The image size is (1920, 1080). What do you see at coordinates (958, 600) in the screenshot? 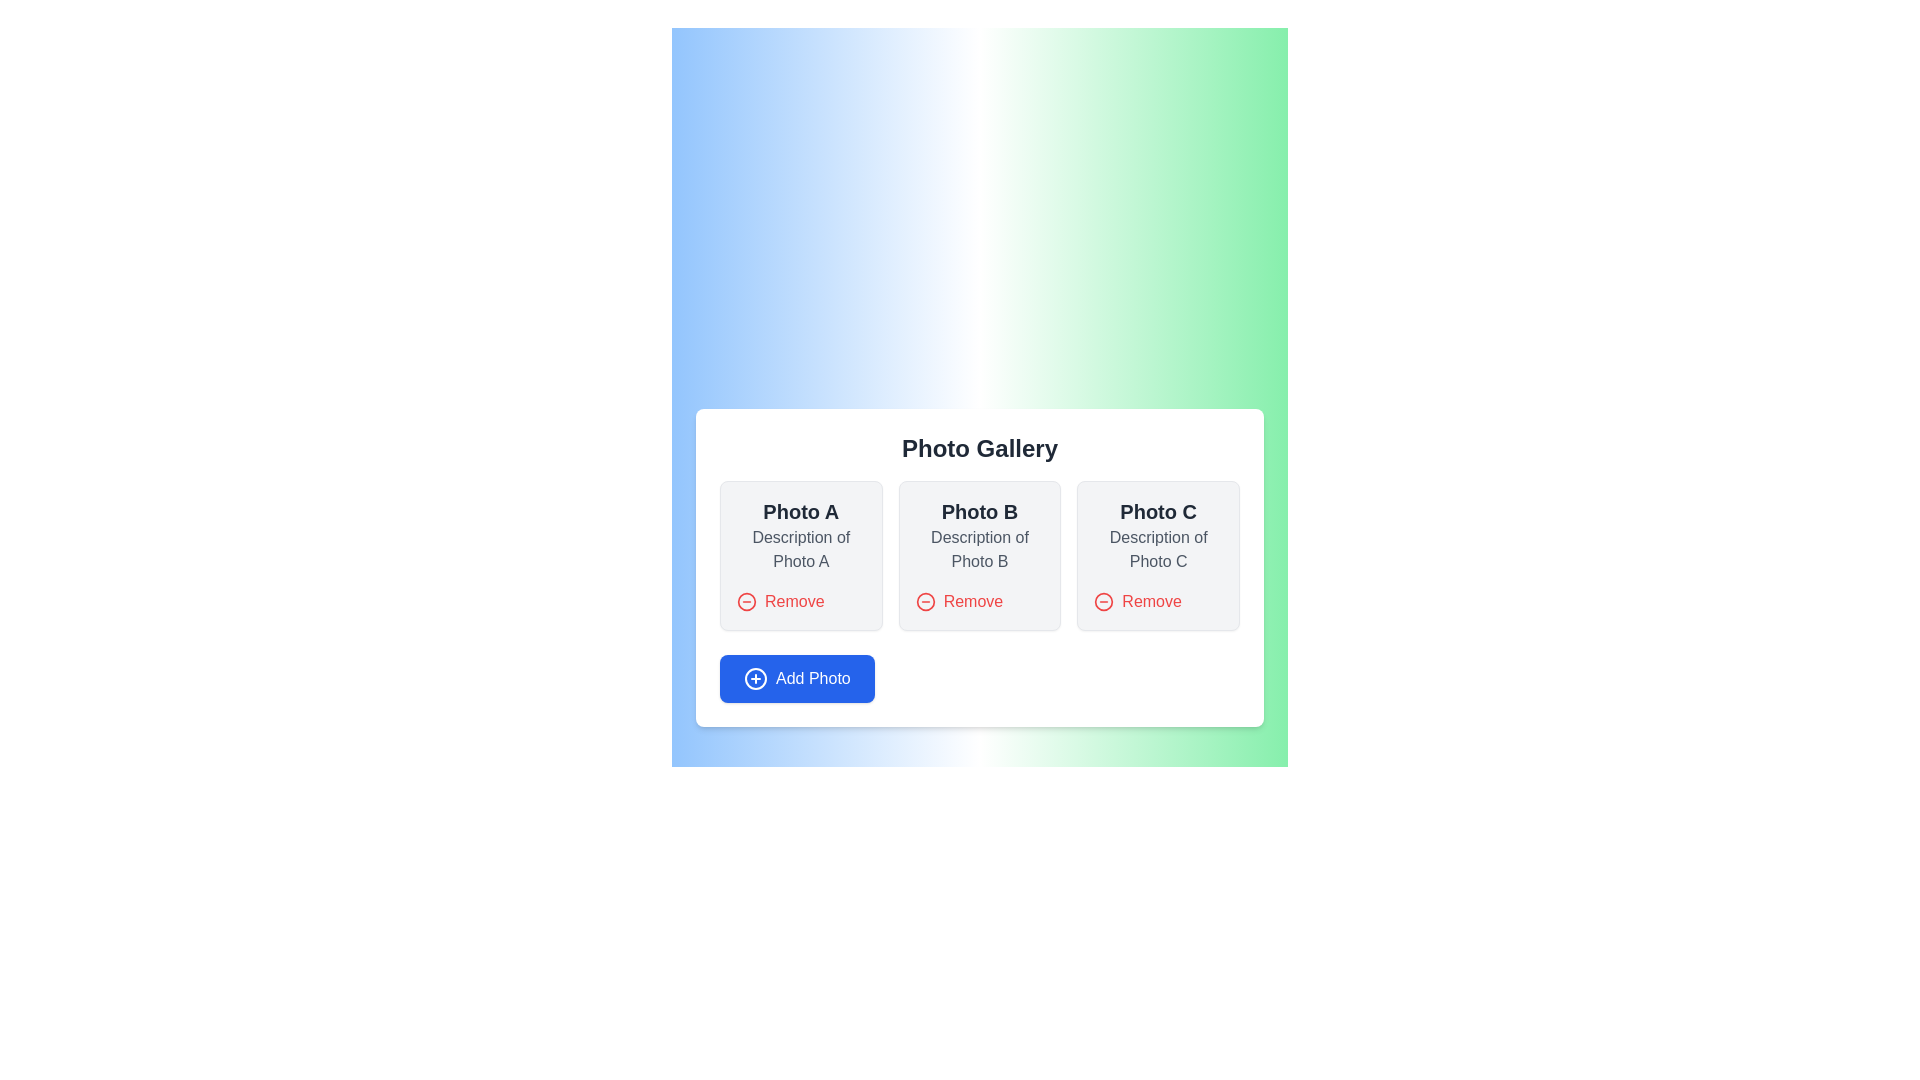
I see `the removal button associated with 'Photo B'` at bounding box center [958, 600].